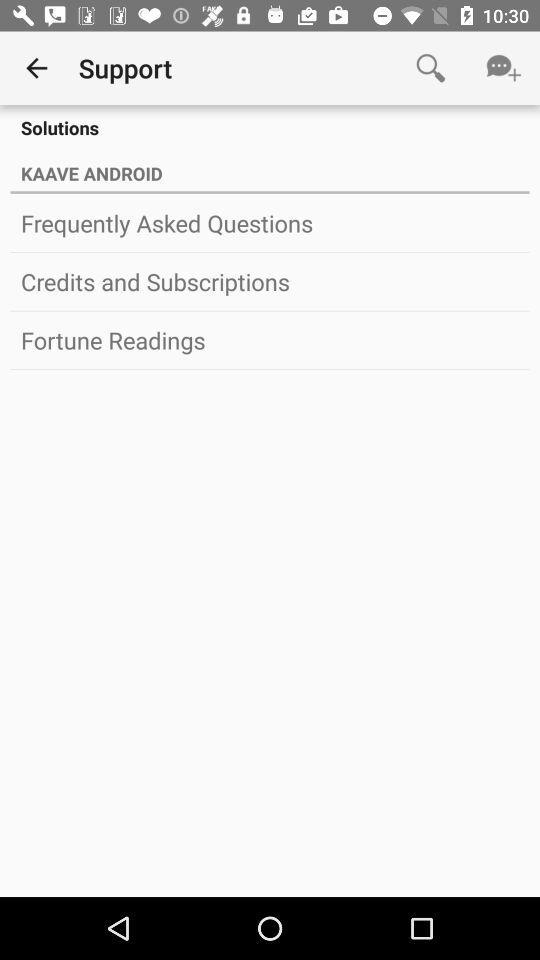 The height and width of the screenshot is (960, 540). Describe the element at coordinates (270, 280) in the screenshot. I see `credits and subscriptions icon` at that location.